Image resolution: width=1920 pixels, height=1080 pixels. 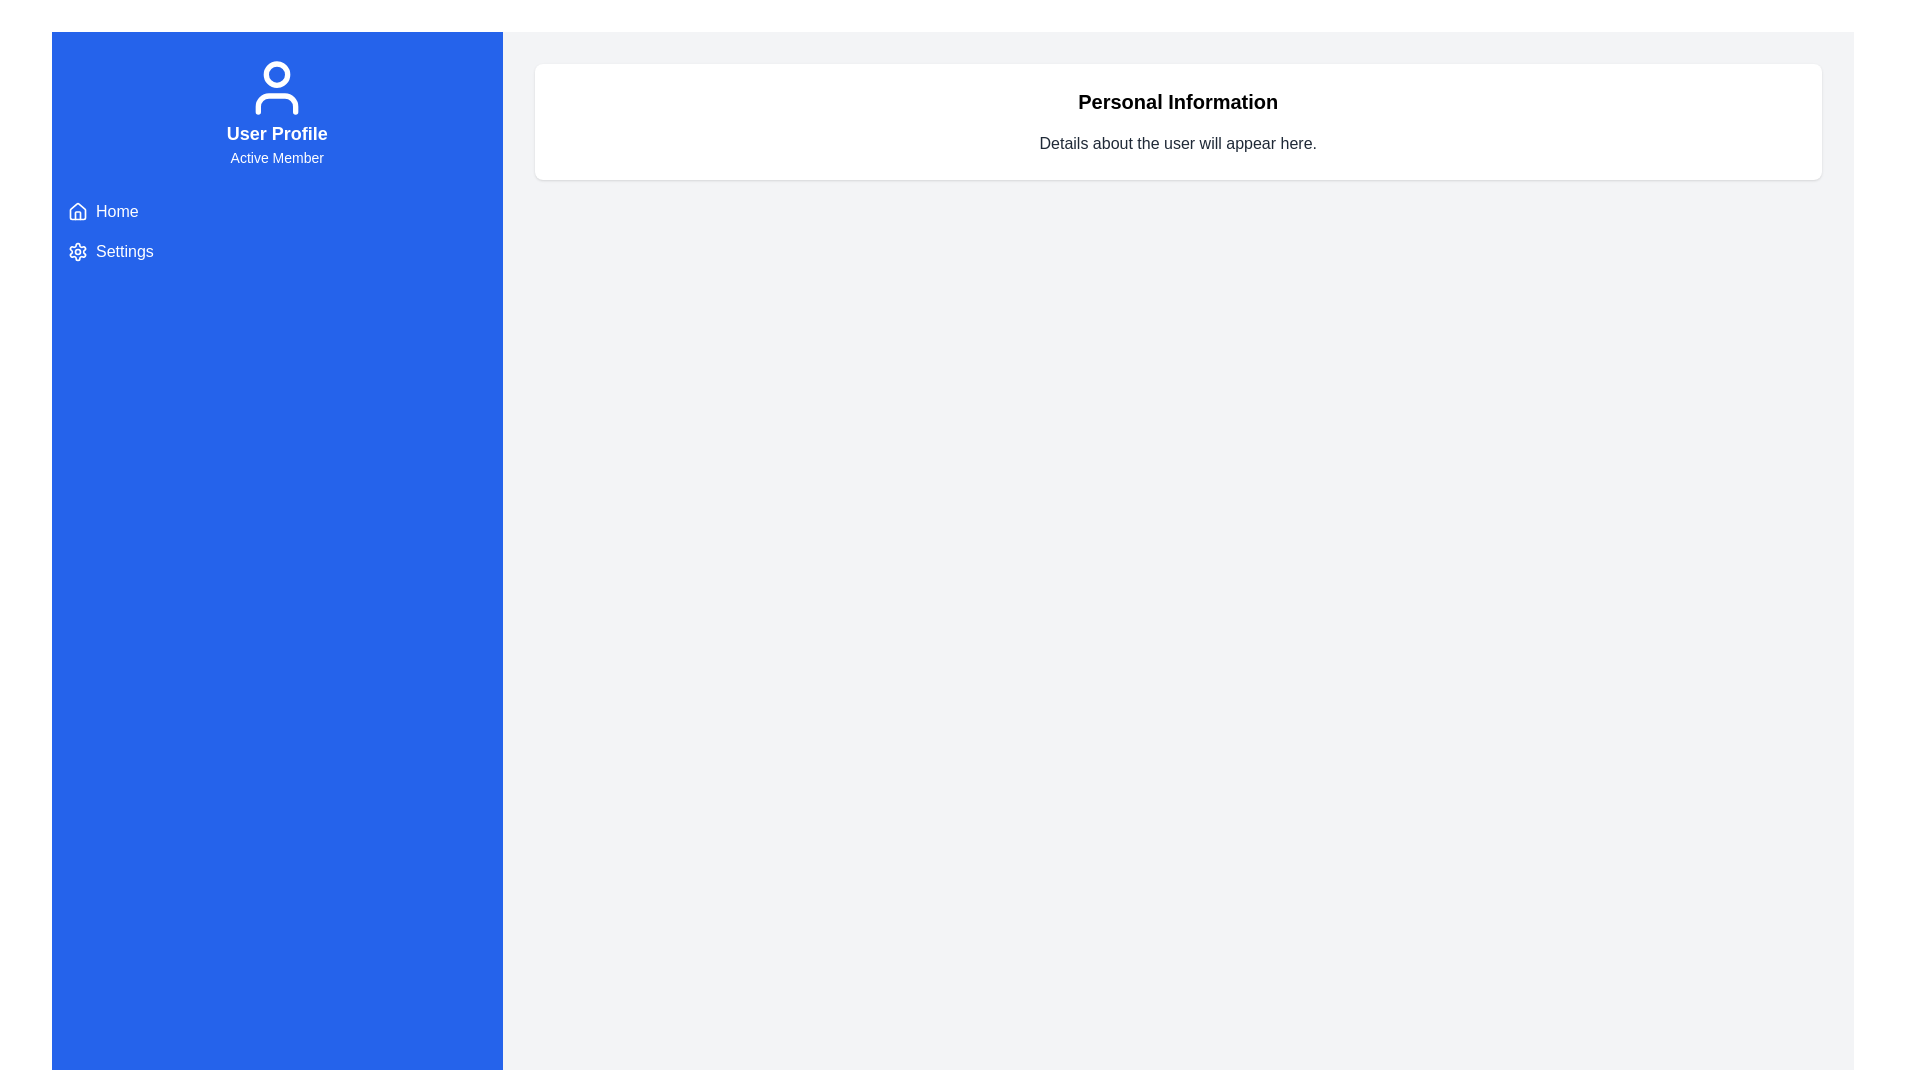 What do you see at coordinates (1178, 142) in the screenshot?
I see `the text element displaying the message 'Details about the user will appear here.' which is located below the 'Personal Information' header` at bounding box center [1178, 142].